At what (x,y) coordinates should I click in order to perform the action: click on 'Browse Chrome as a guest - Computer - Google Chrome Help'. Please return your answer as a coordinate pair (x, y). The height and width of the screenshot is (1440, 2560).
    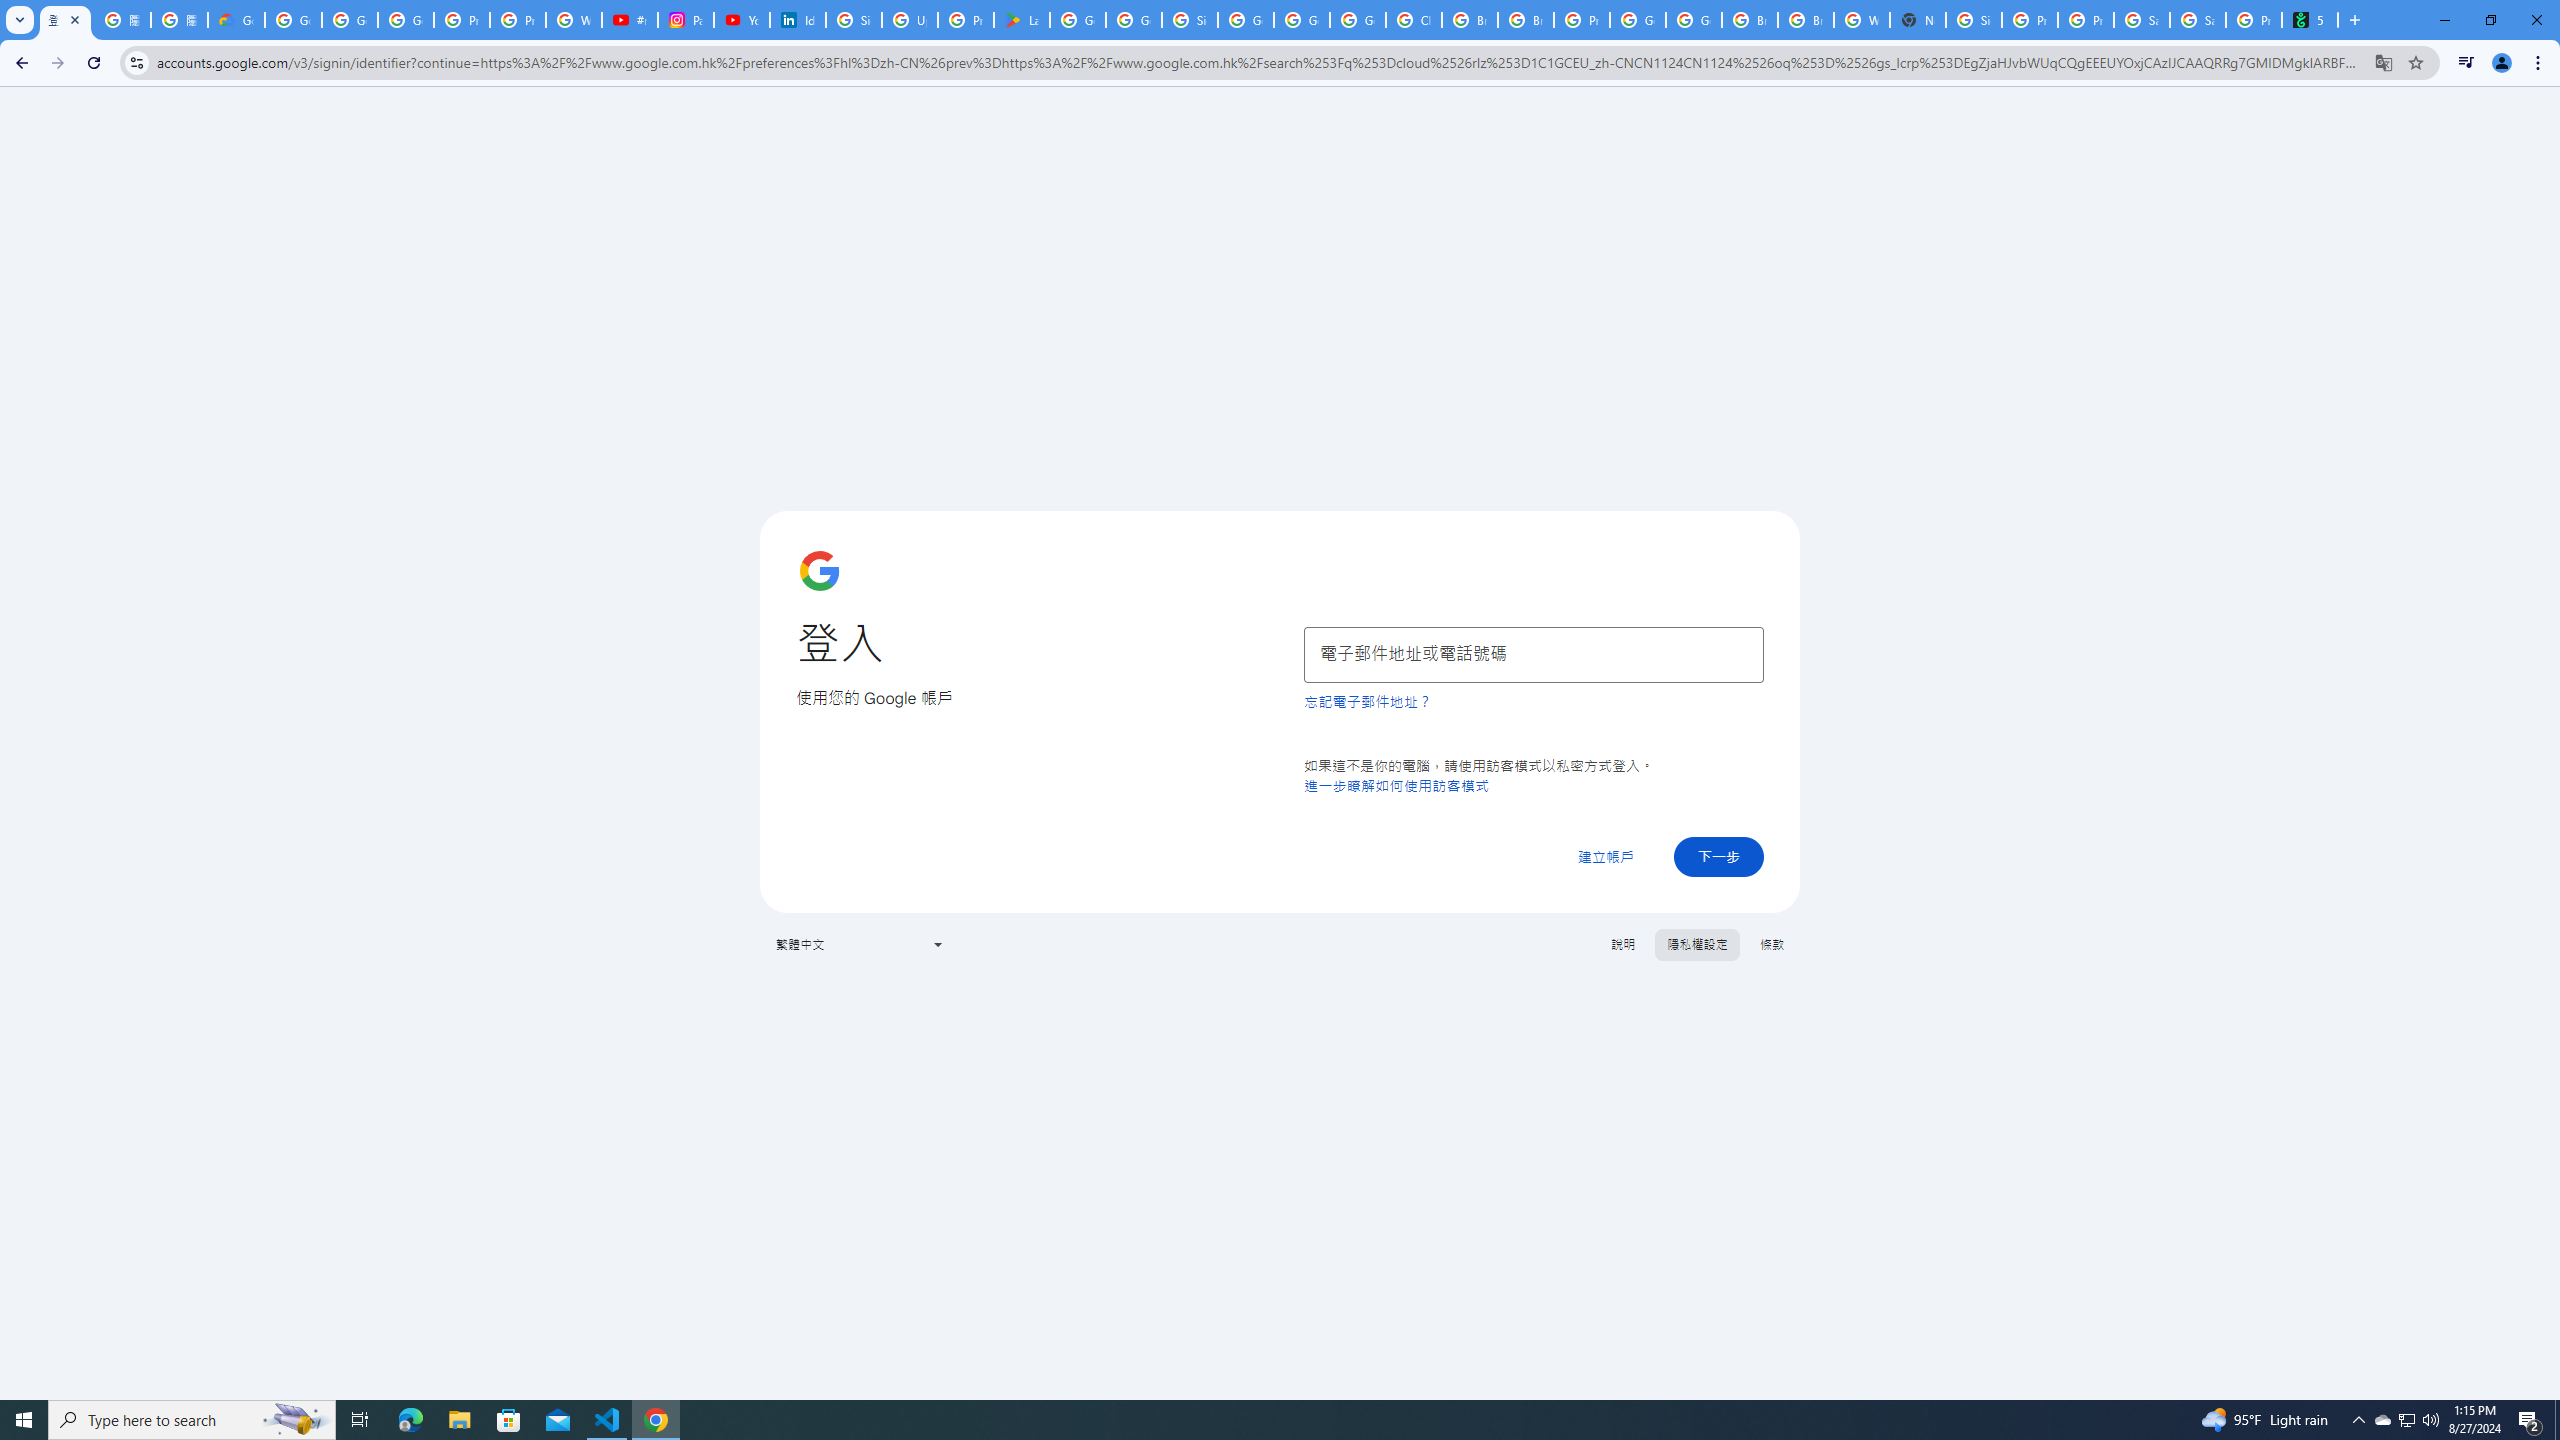
    Looking at the image, I should click on (1748, 19).